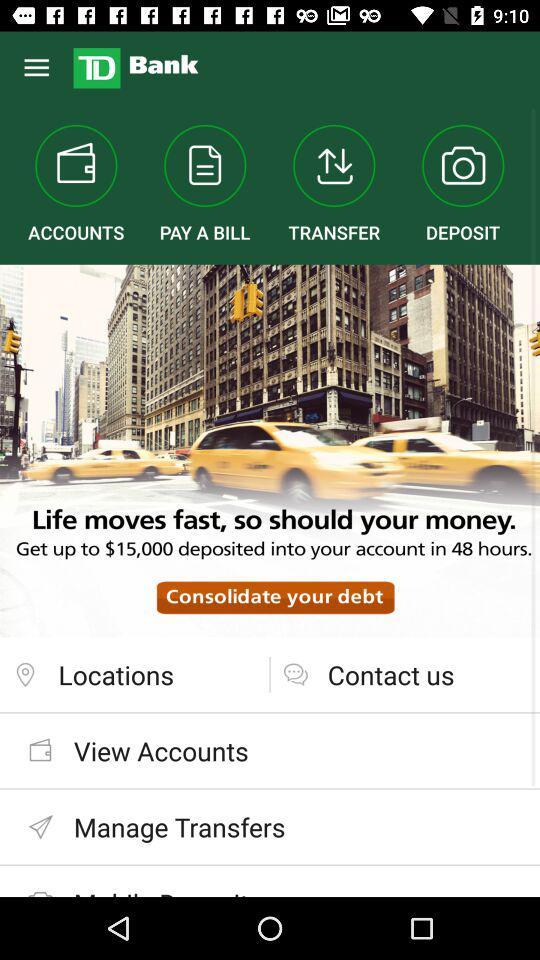 This screenshot has height=960, width=540. What do you see at coordinates (334, 184) in the screenshot?
I see `transfer item` at bounding box center [334, 184].